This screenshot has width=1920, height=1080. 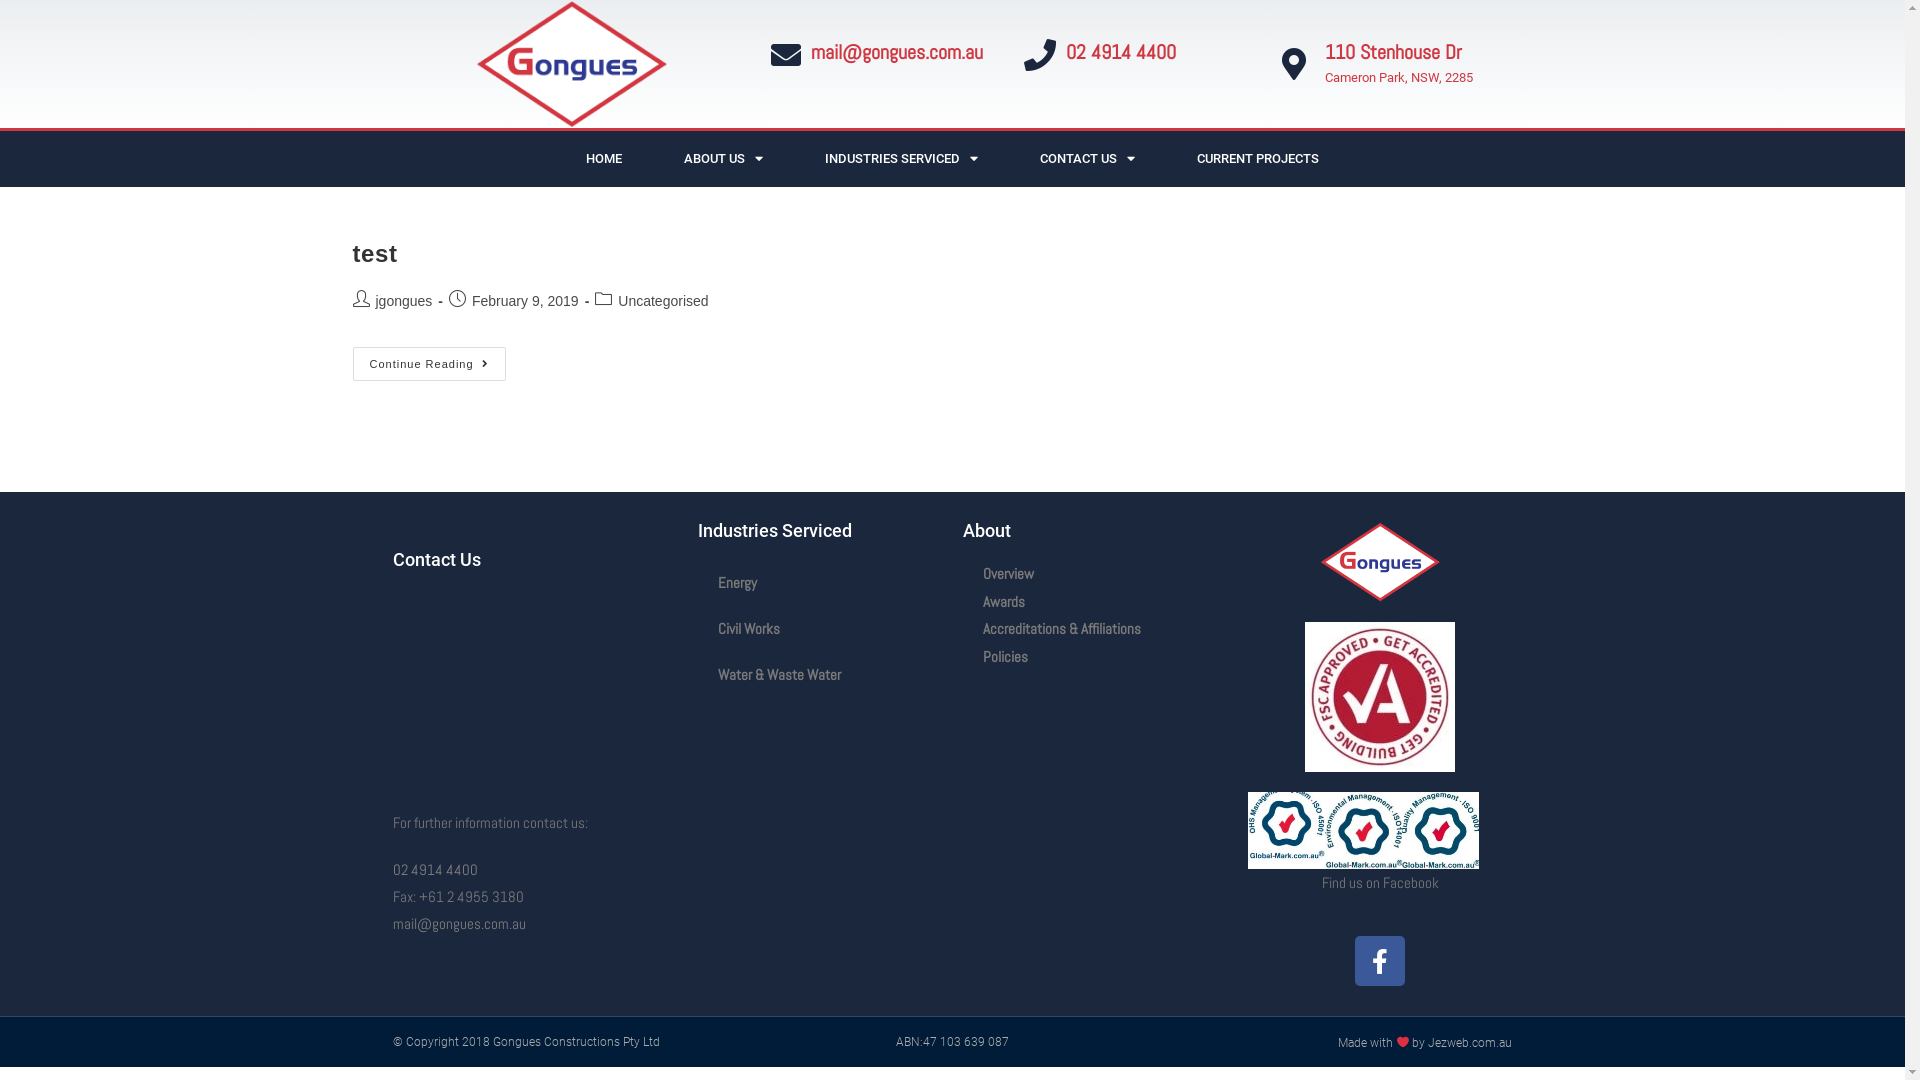 What do you see at coordinates (1392, 50) in the screenshot?
I see `'110 Stenhouse Dr'` at bounding box center [1392, 50].